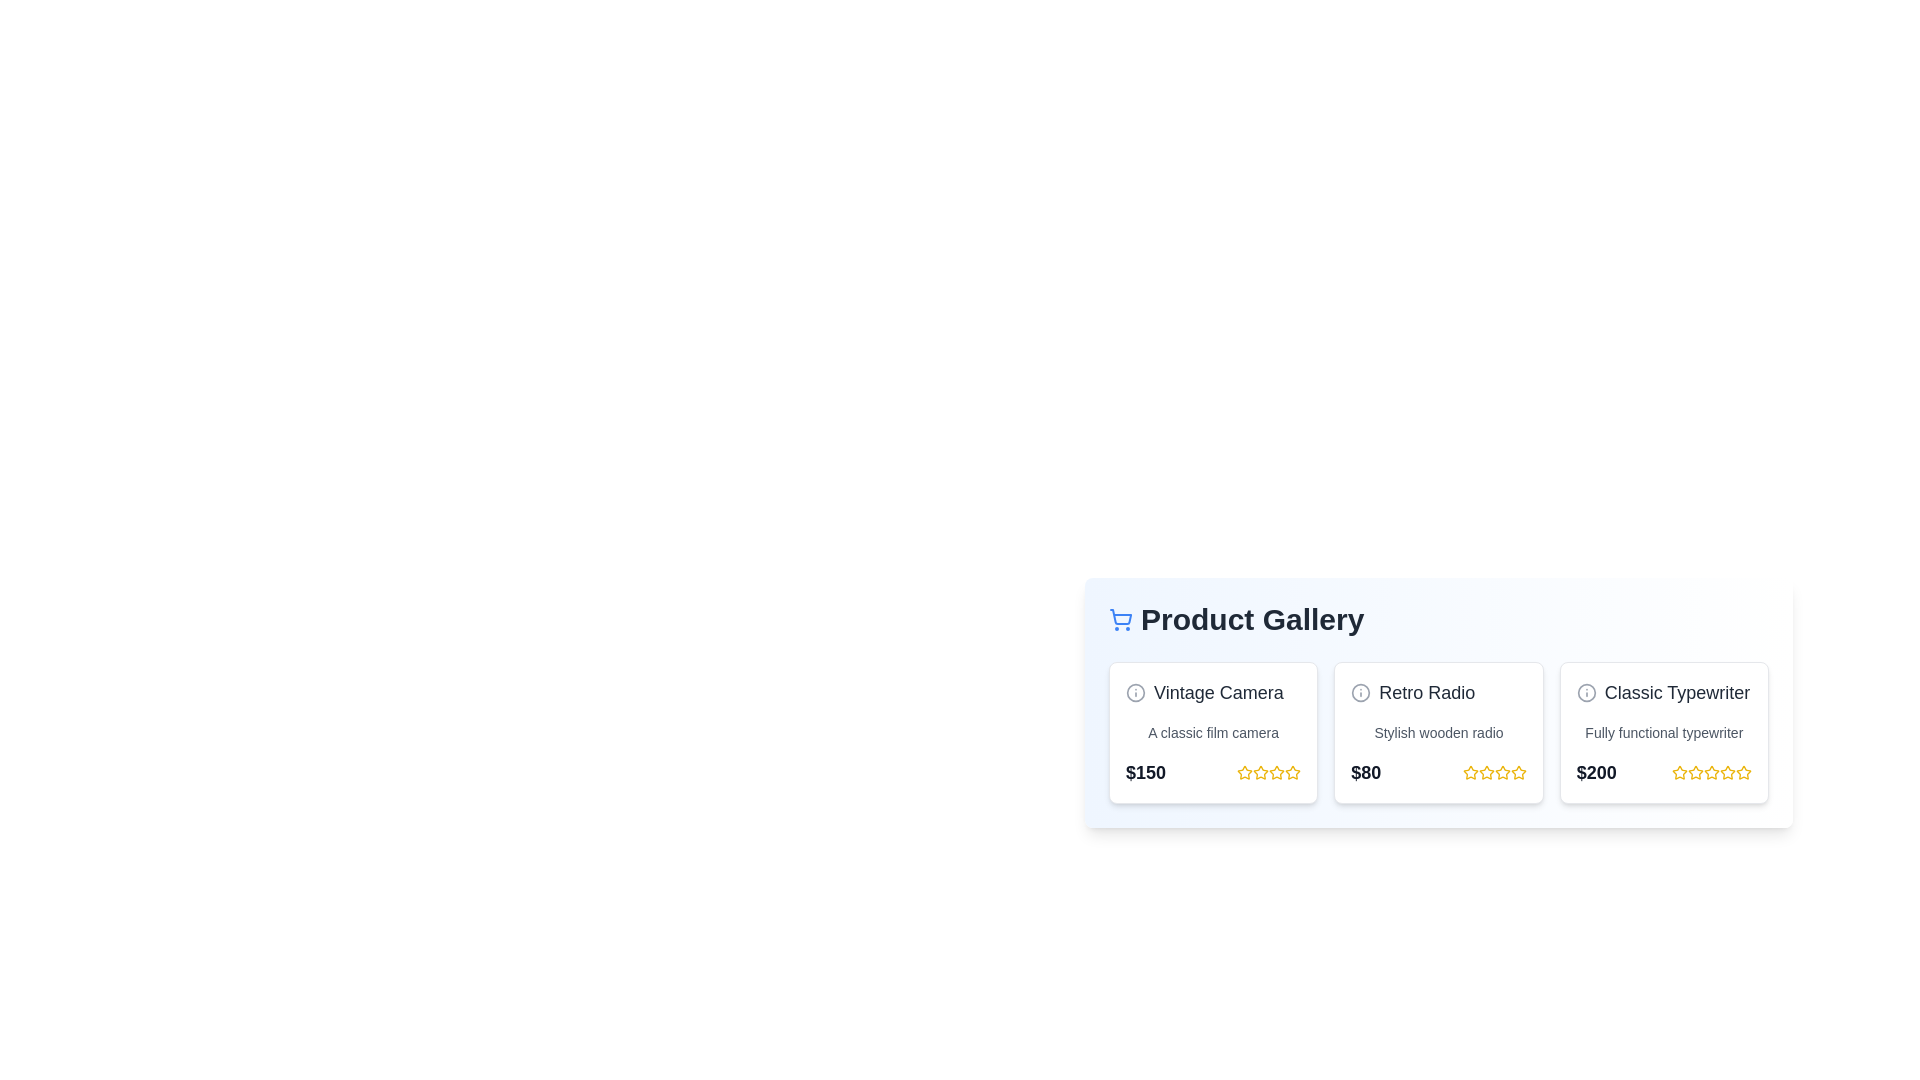 The image size is (1920, 1080). Describe the element at coordinates (1438, 732) in the screenshot. I see `the product card for Retro Radio` at that location.